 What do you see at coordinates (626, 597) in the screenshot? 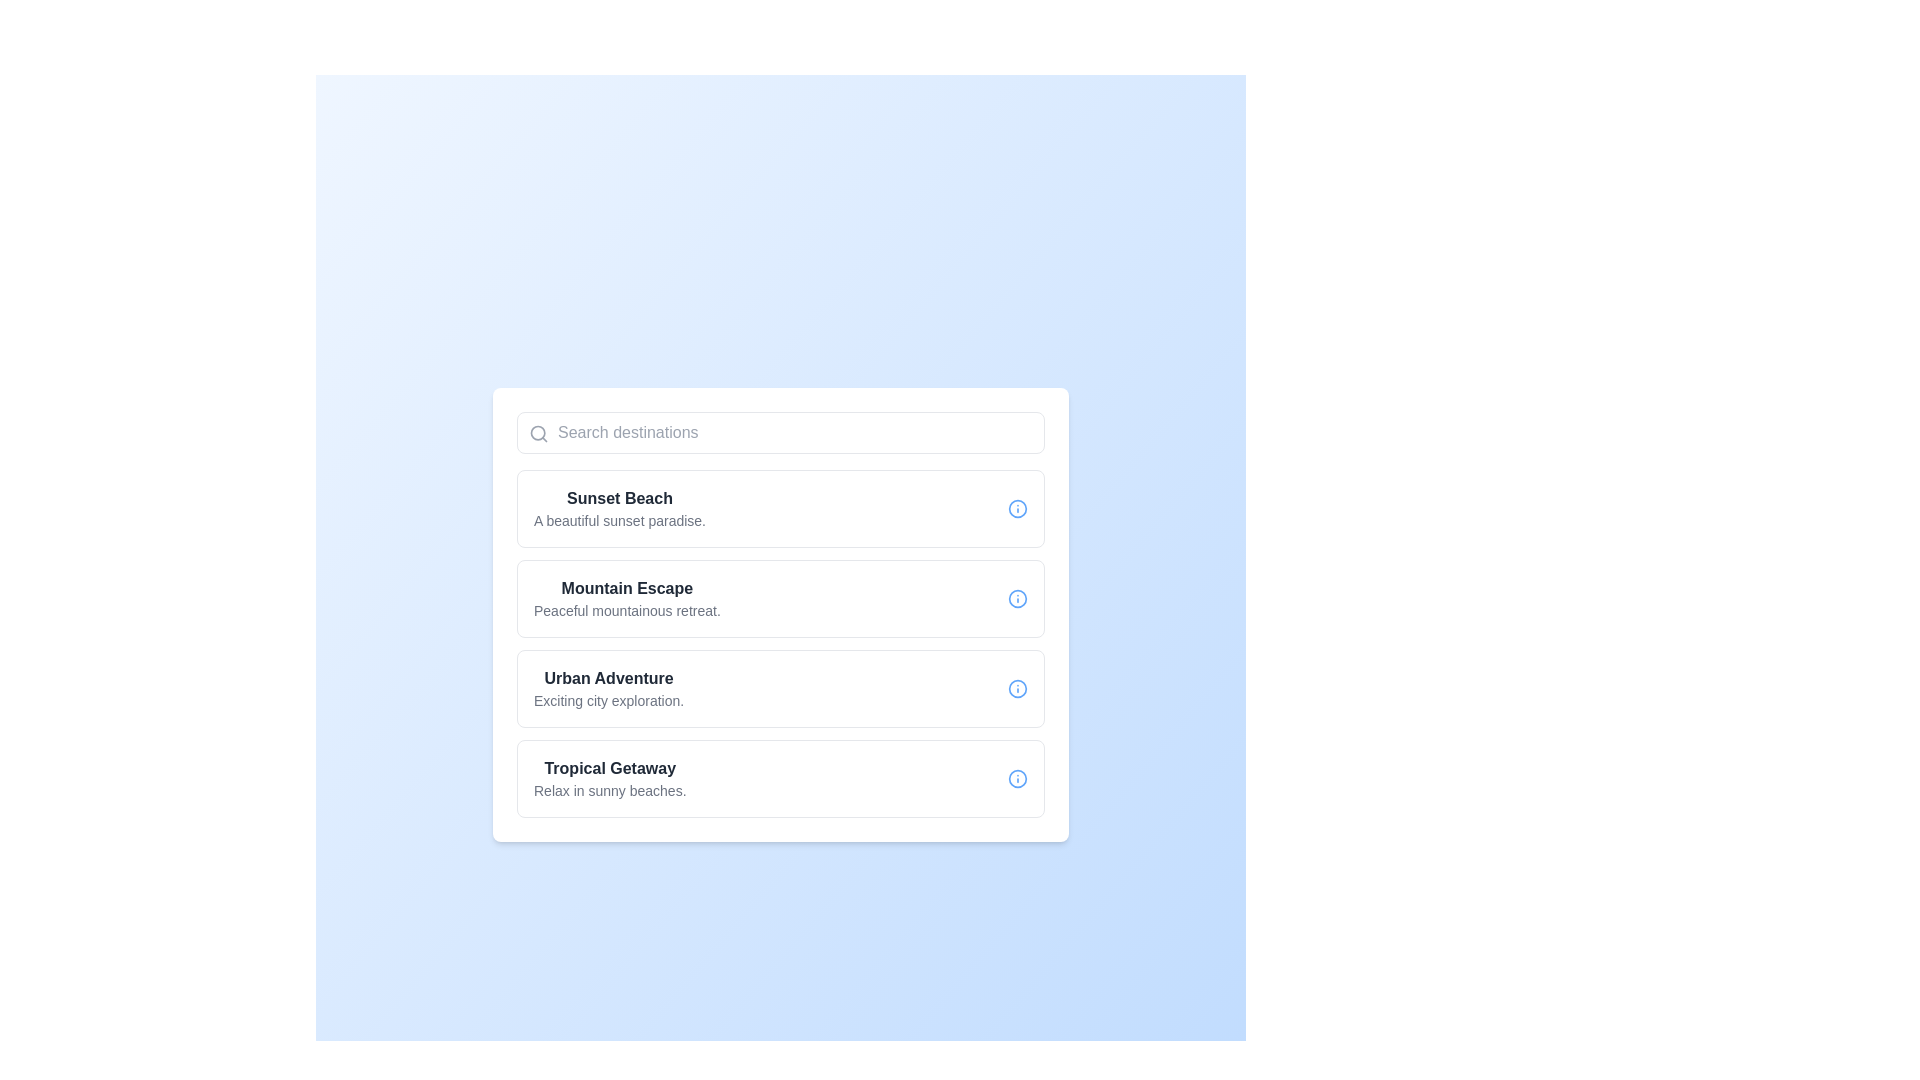
I see `the selectable option for 'Mountain Escape', which provides a title and description for a location in the list` at bounding box center [626, 597].